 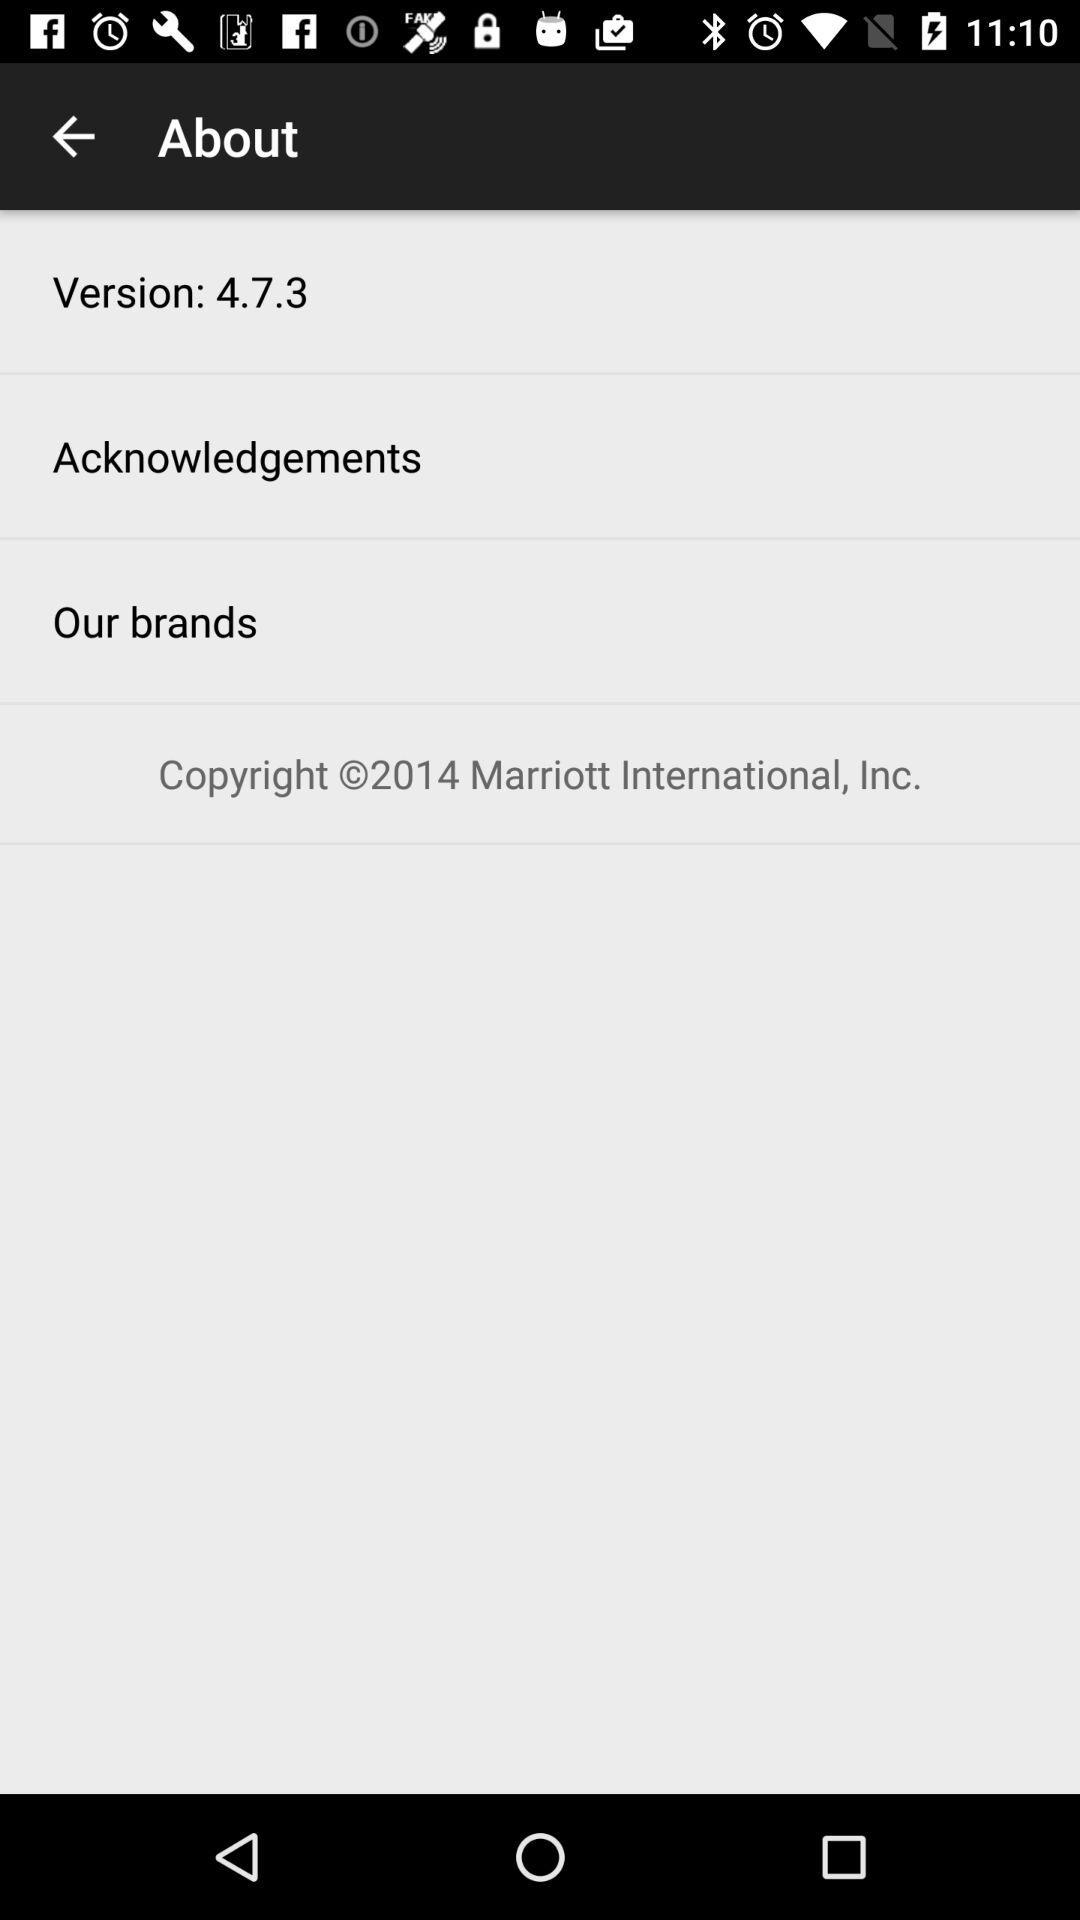 What do you see at coordinates (180, 290) in the screenshot?
I see `the item above the acknowledgements icon` at bounding box center [180, 290].